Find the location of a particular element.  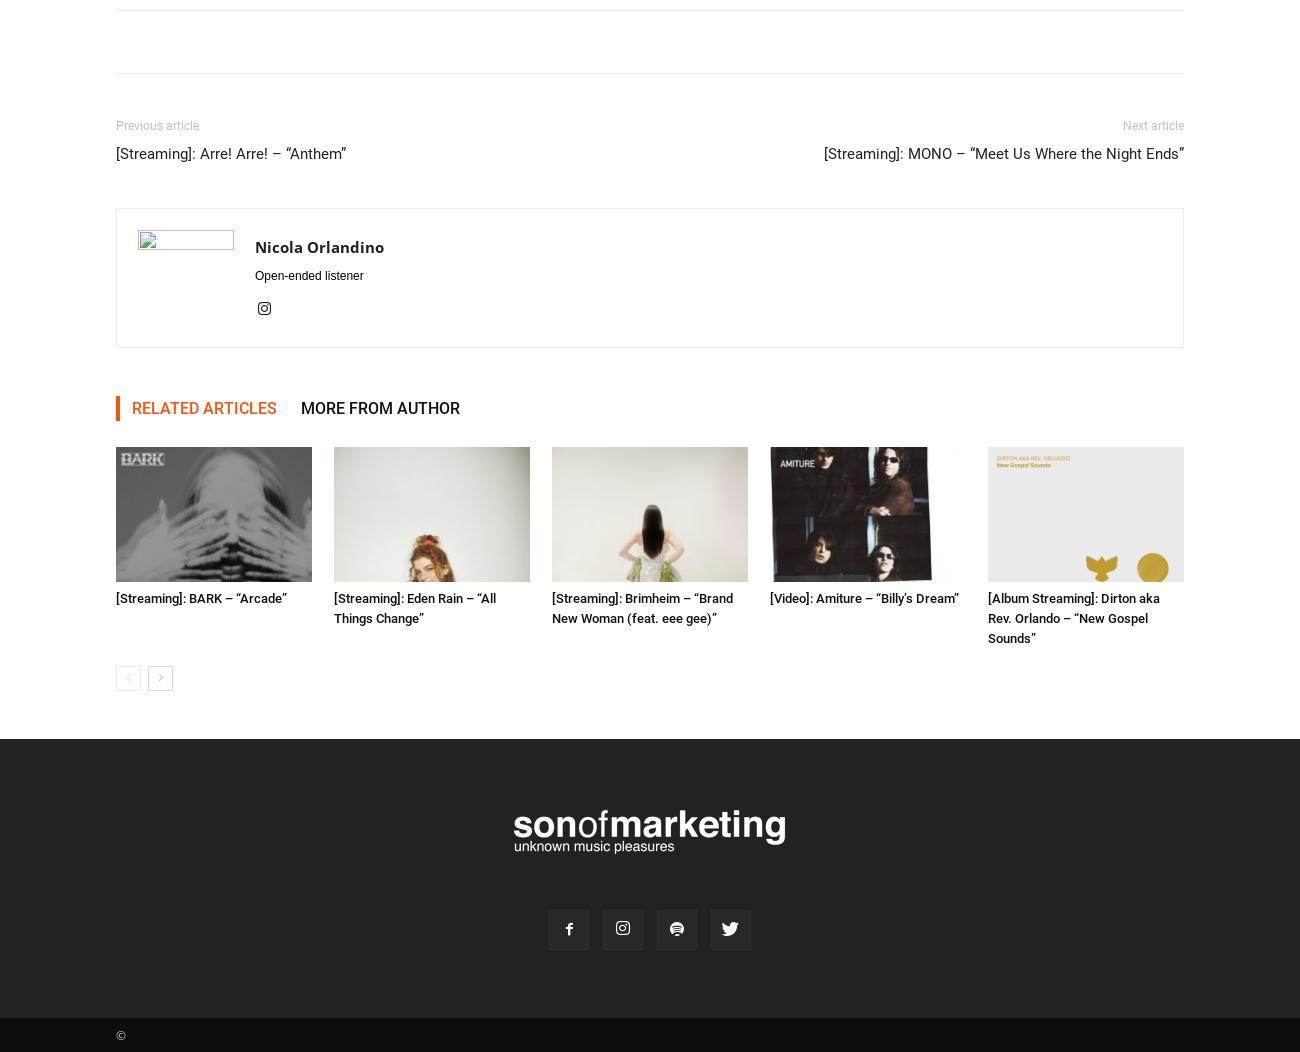

'[Video]: Amiture – “Billy’s Dream”' is located at coordinates (864, 596).